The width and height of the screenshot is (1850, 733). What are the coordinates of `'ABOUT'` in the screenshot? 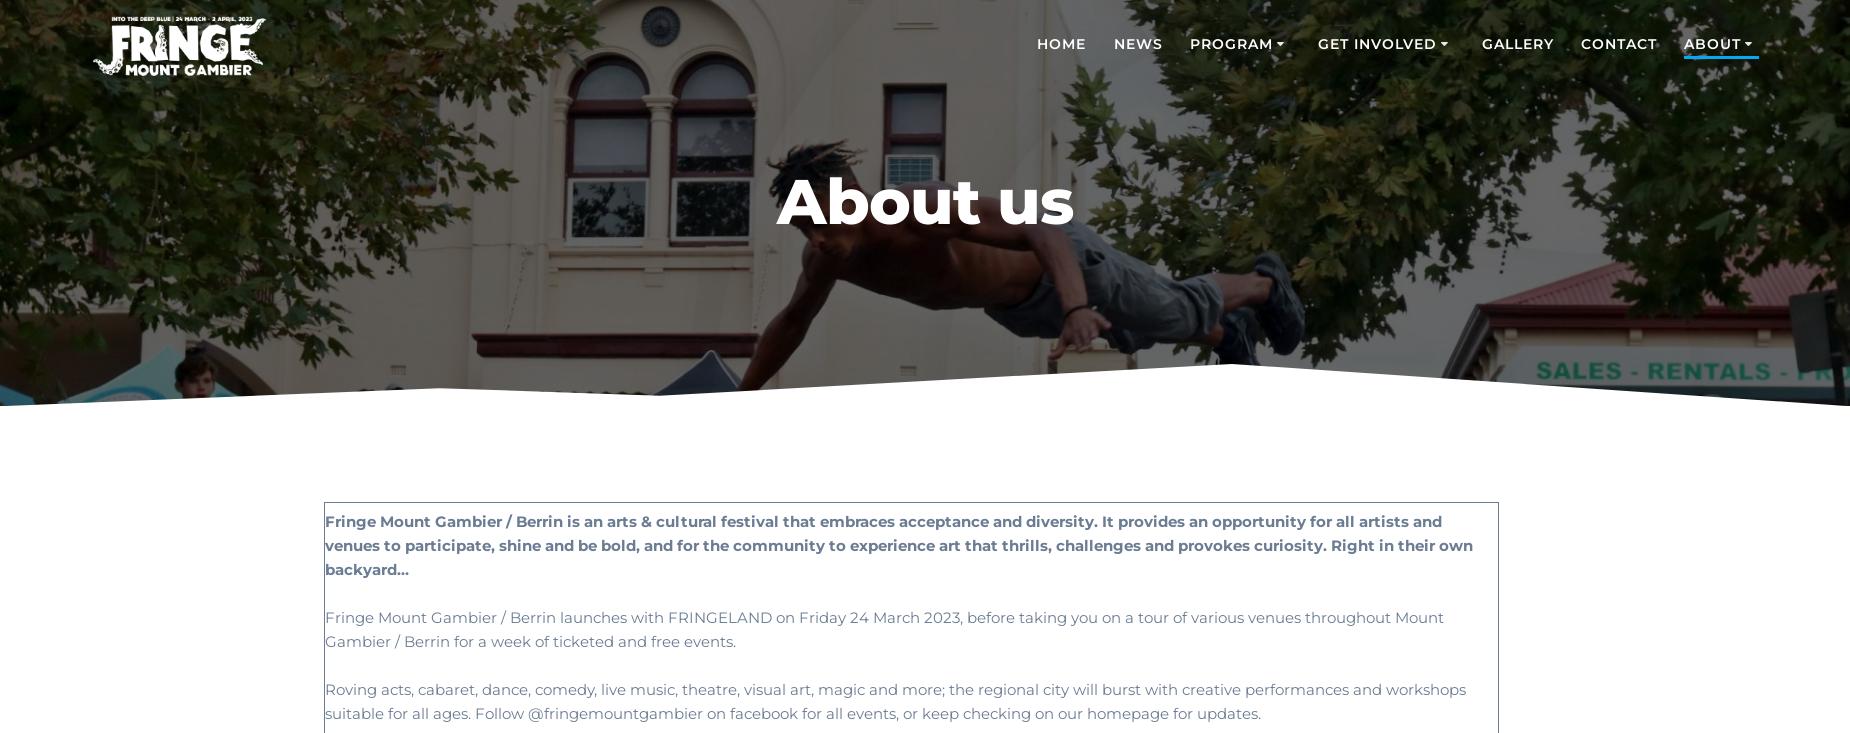 It's located at (1684, 42).